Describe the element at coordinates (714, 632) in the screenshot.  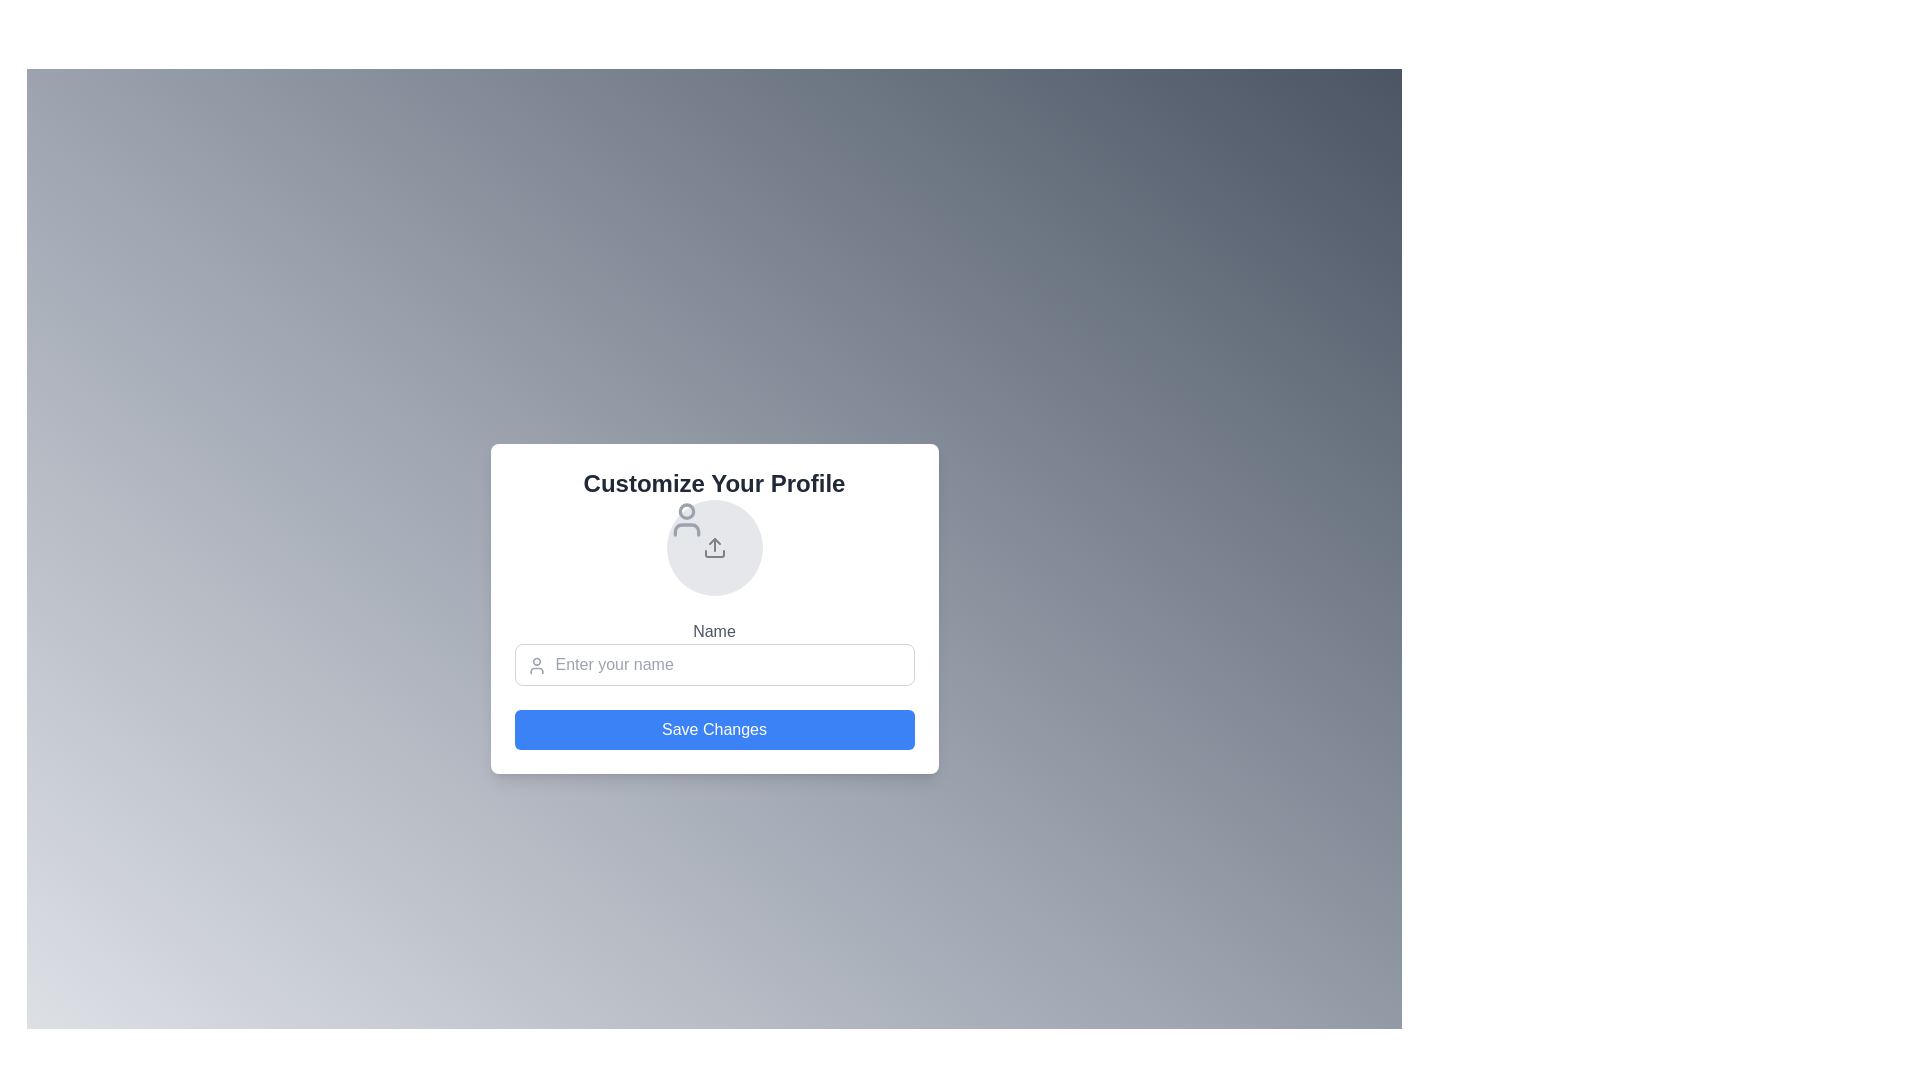
I see `the text label displaying 'Name', which is positioned above the input field for entering a name in the modal window` at that location.